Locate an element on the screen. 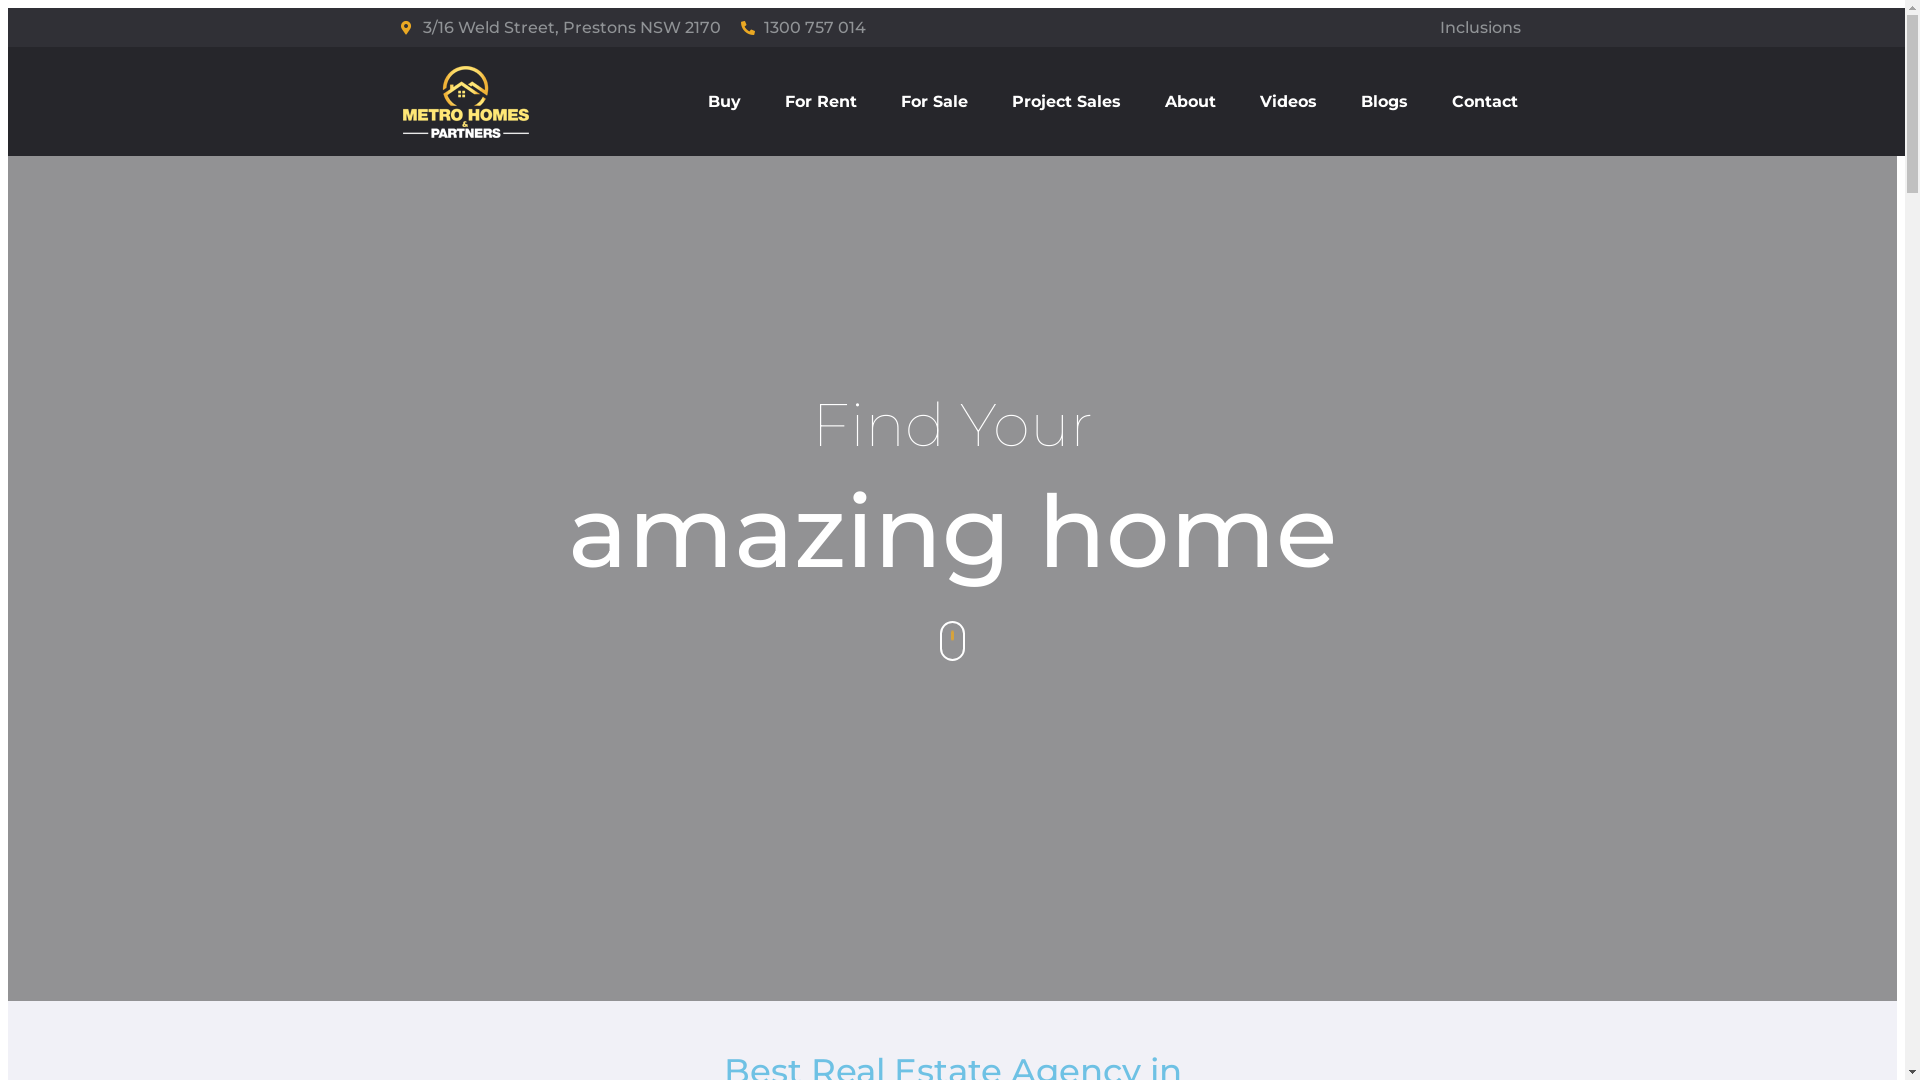 The height and width of the screenshot is (1080, 1920). 'About' is located at coordinates (1190, 100).